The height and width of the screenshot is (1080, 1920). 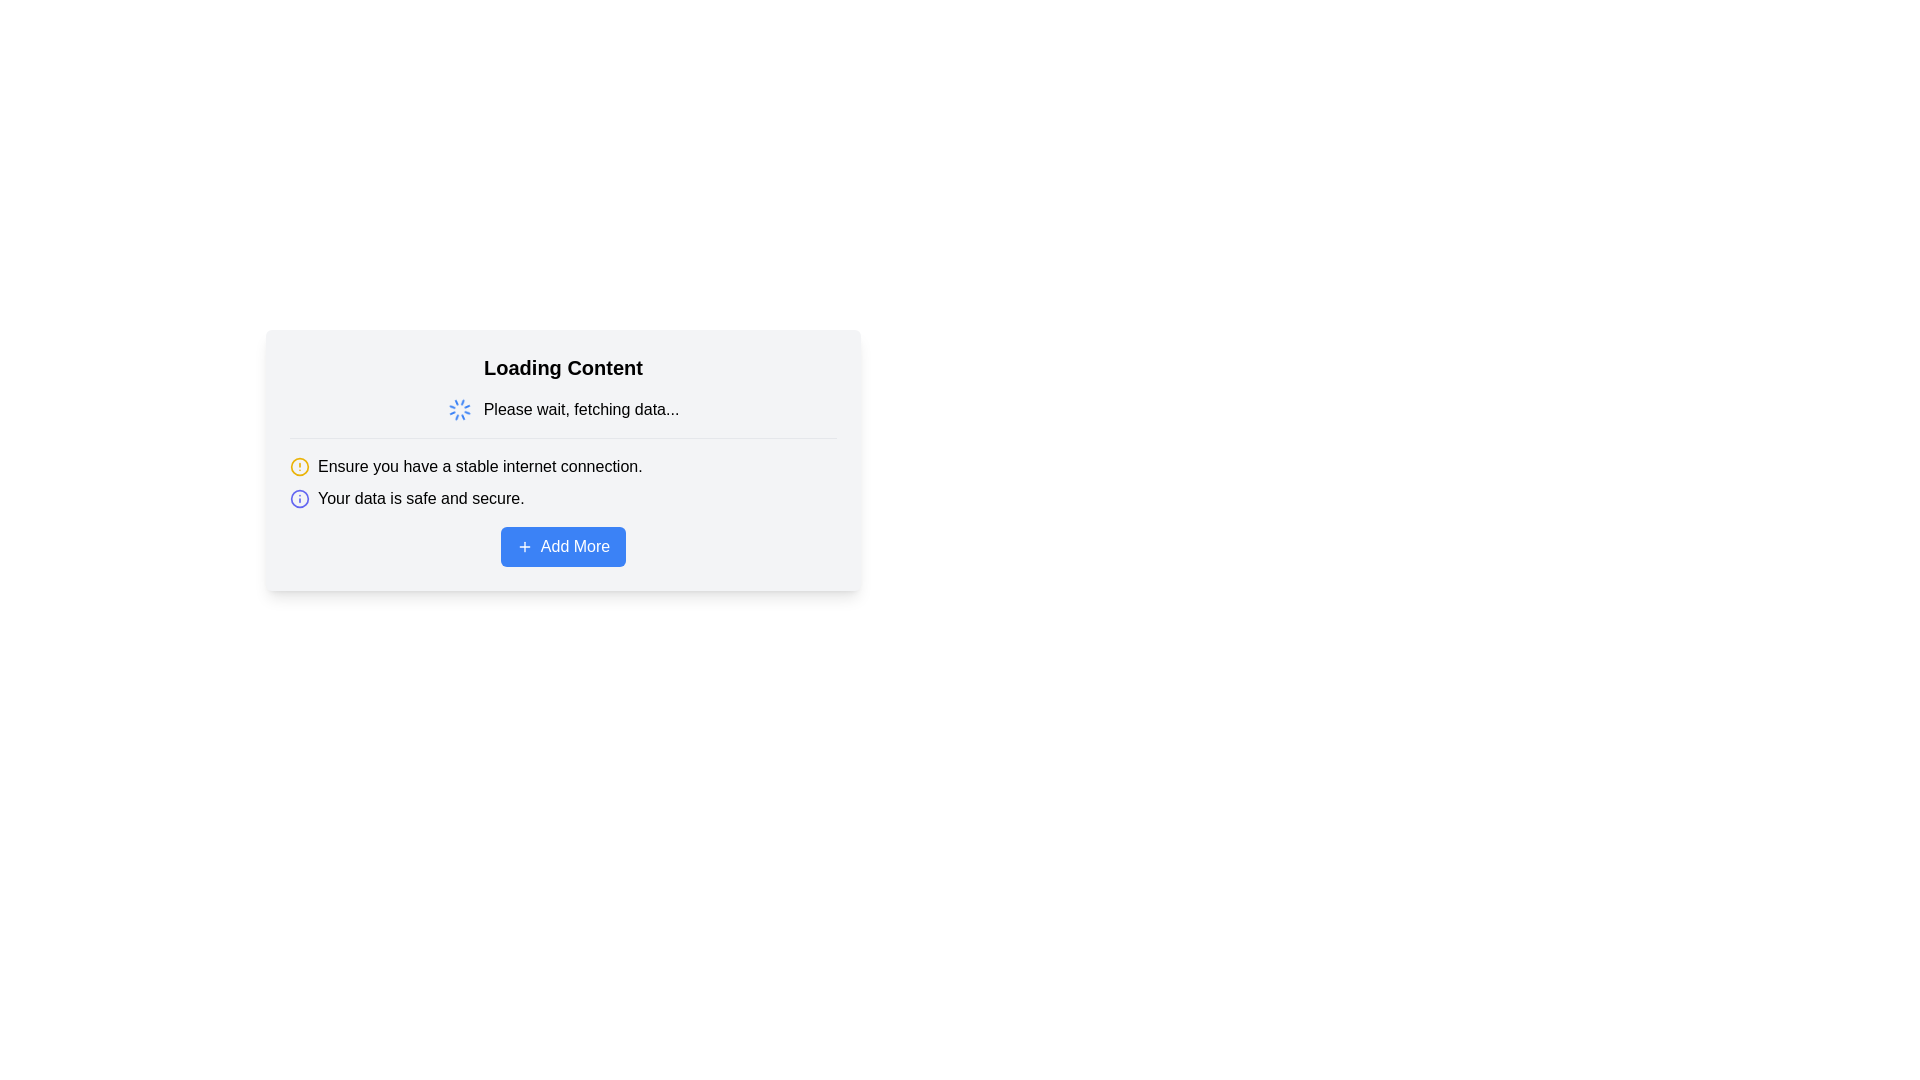 What do you see at coordinates (298, 497) in the screenshot?
I see `the information icon positioned to the left of the text 'Your data is safe and secure.'` at bounding box center [298, 497].